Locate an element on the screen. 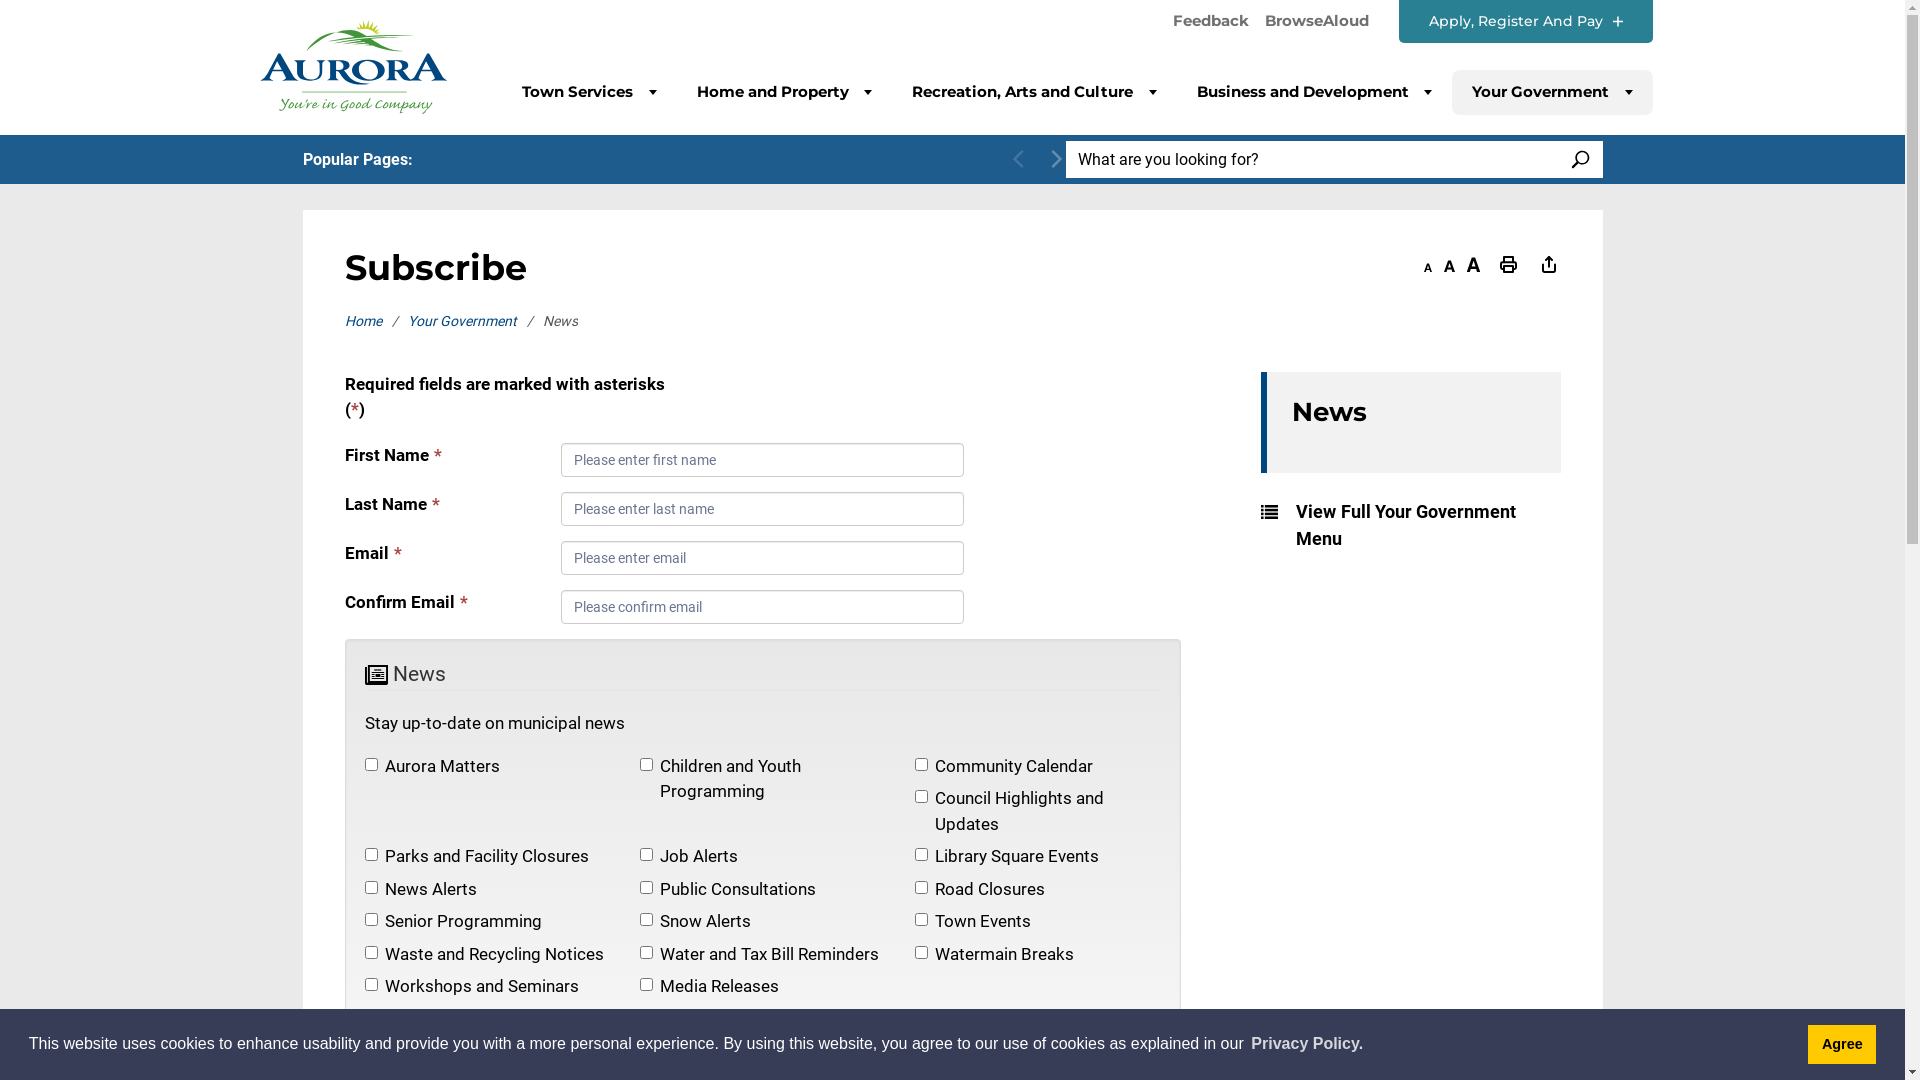 This screenshot has width=1920, height=1080. 'Town Services' is located at coordinates (588, 92).